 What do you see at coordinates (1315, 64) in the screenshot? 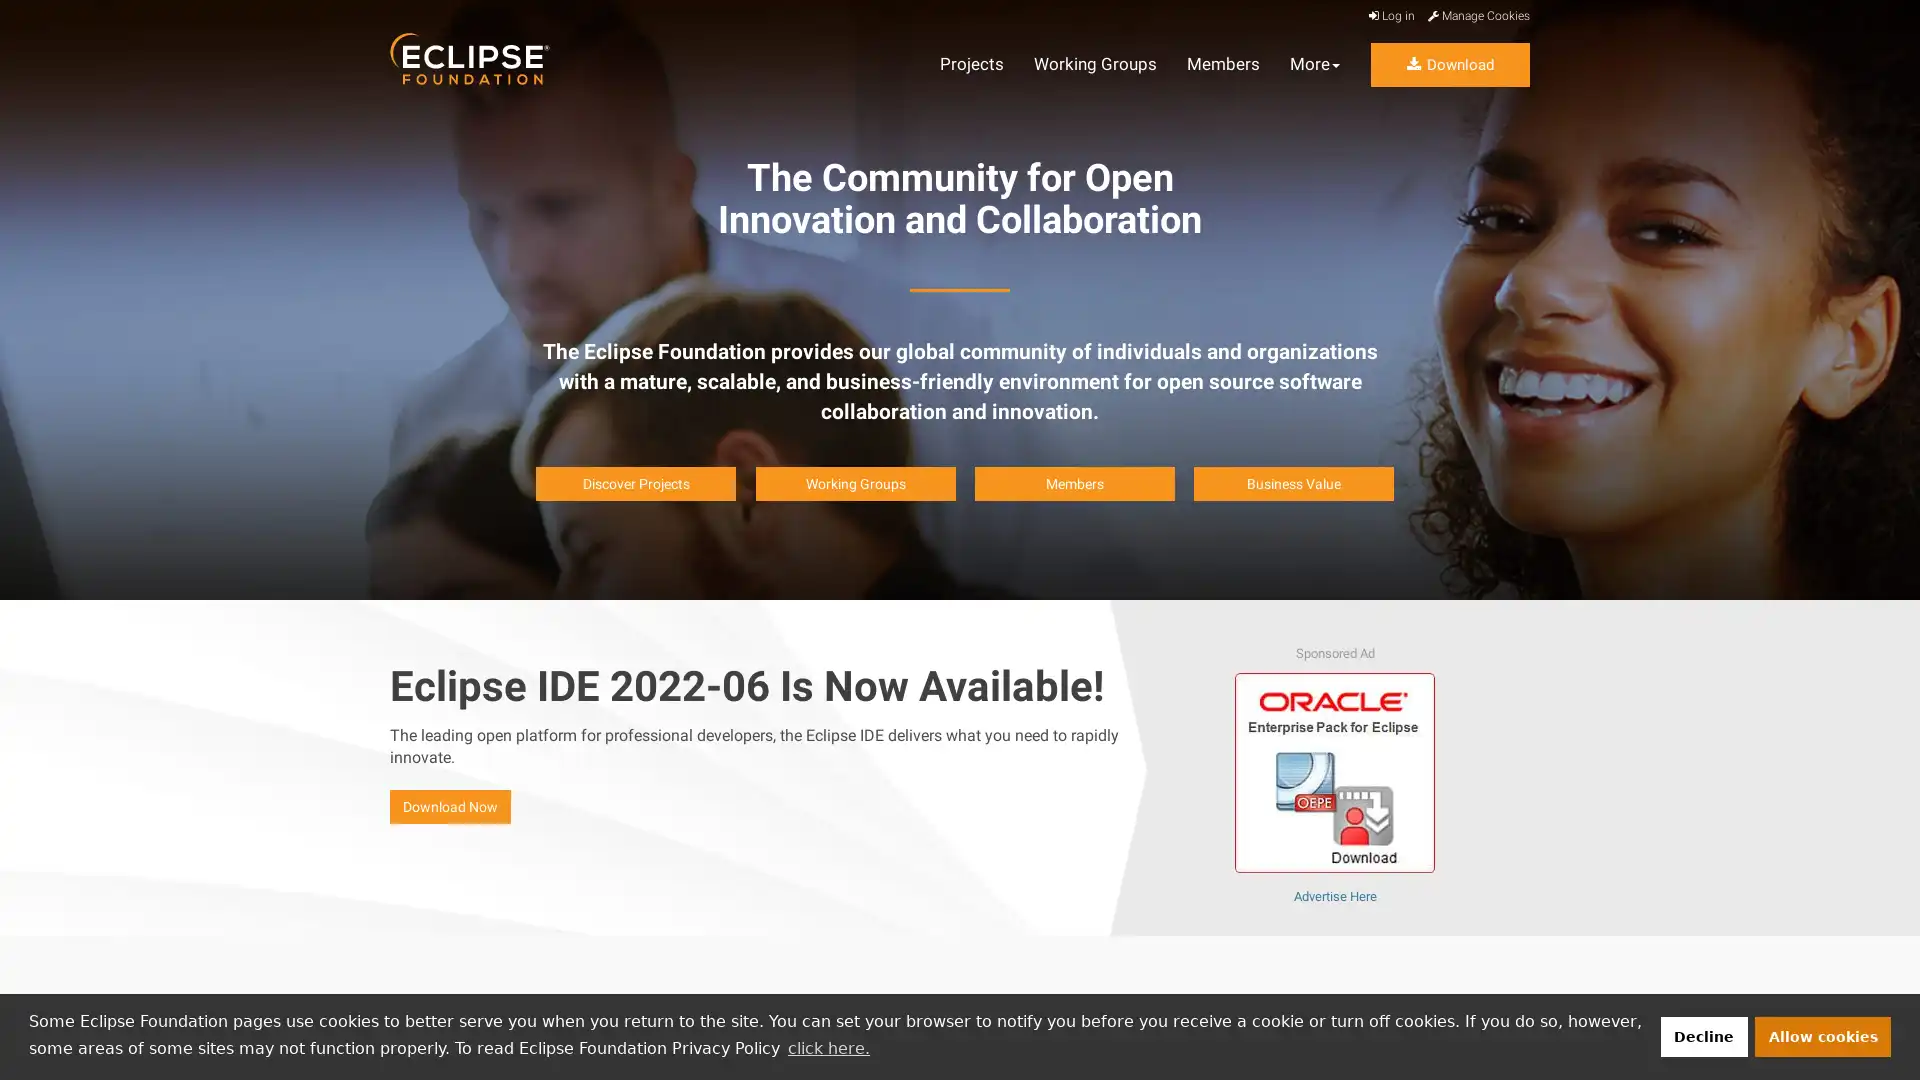
I see `More` at bounding box center [1315, 64].